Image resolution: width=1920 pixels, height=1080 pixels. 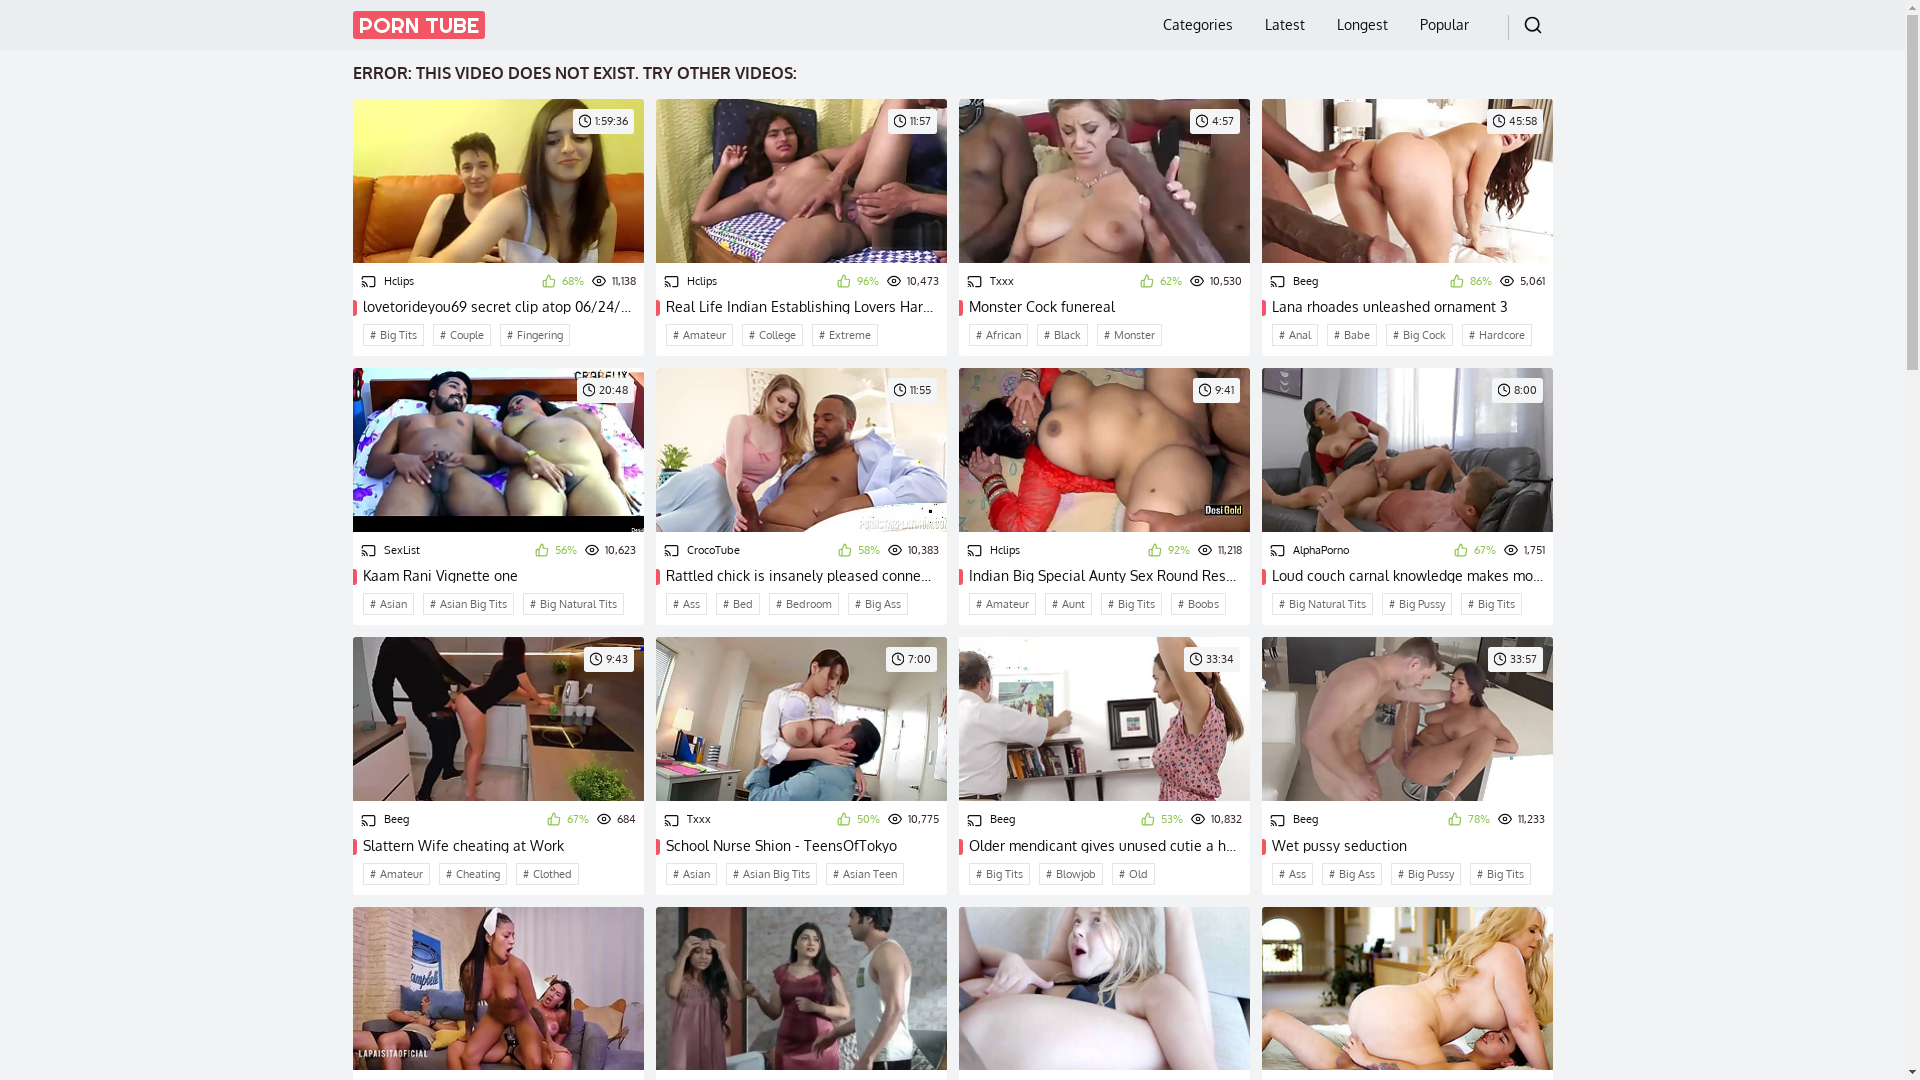 What do you see at coordinates (1147, 24) in the screenshot?
I see `'Categories'` at bounding box center [1147, 24].